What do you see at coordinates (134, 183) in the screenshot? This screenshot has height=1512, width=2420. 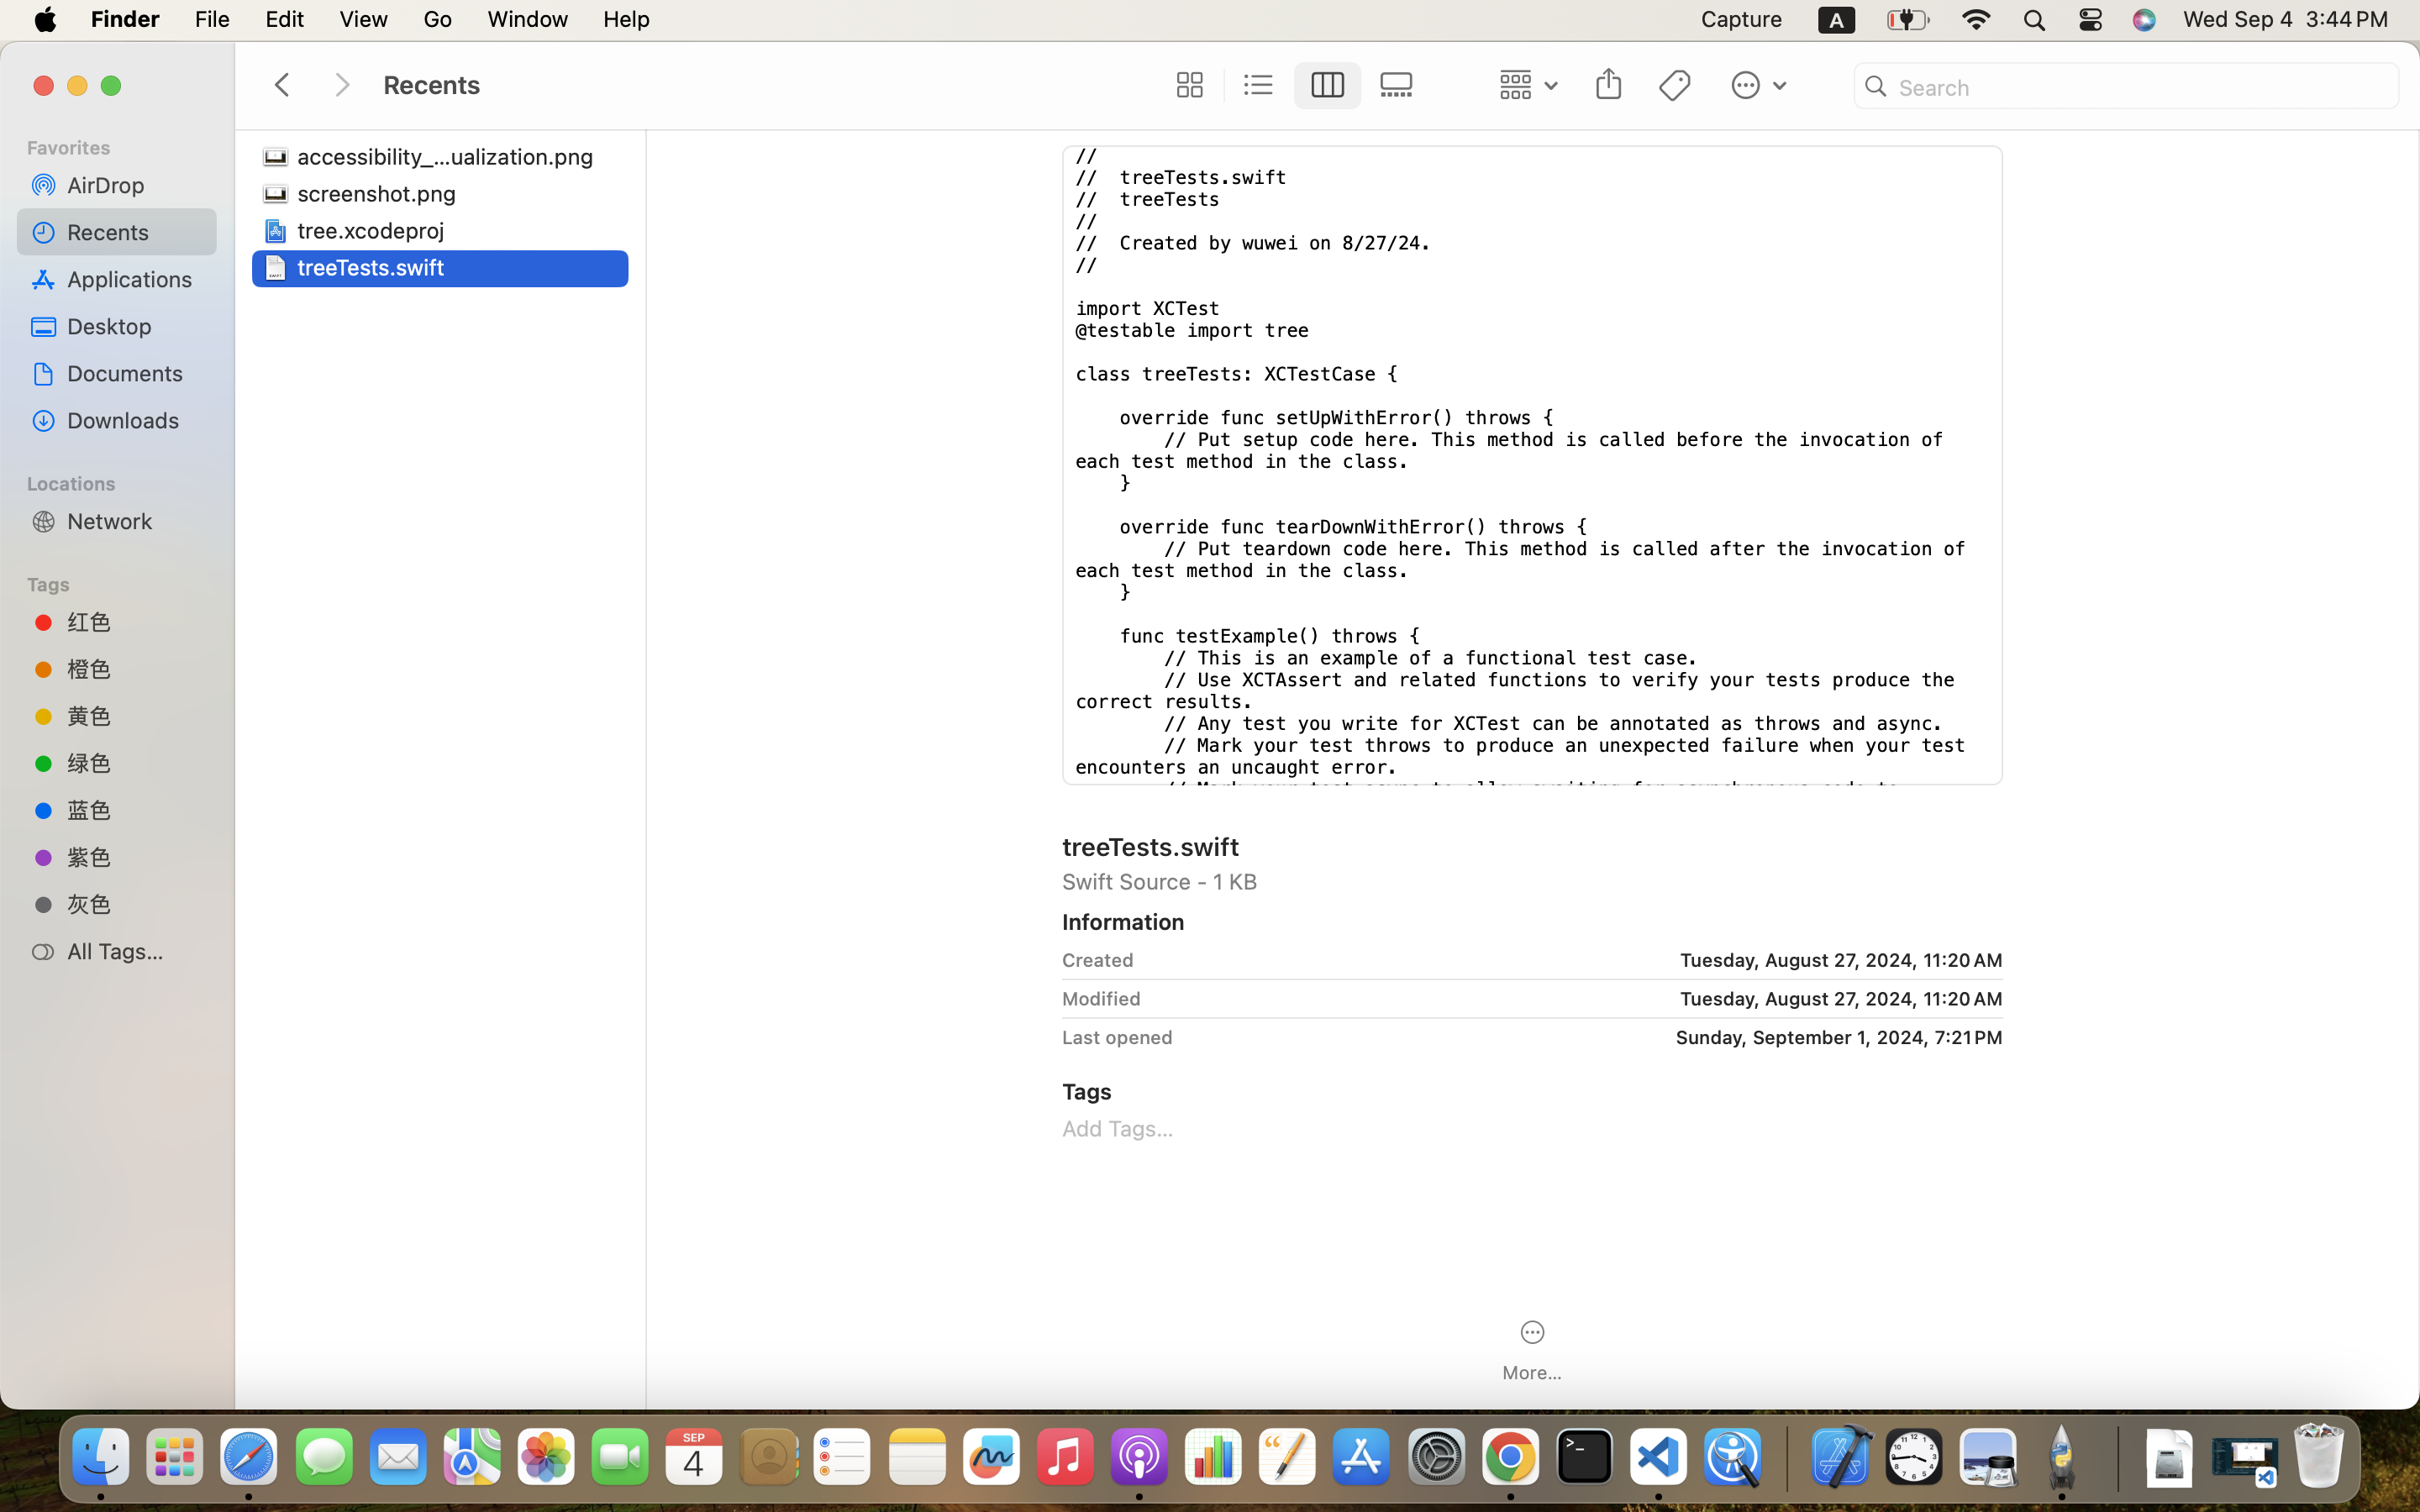 I see `'AirDrop'` at bounding box center [134, 183].